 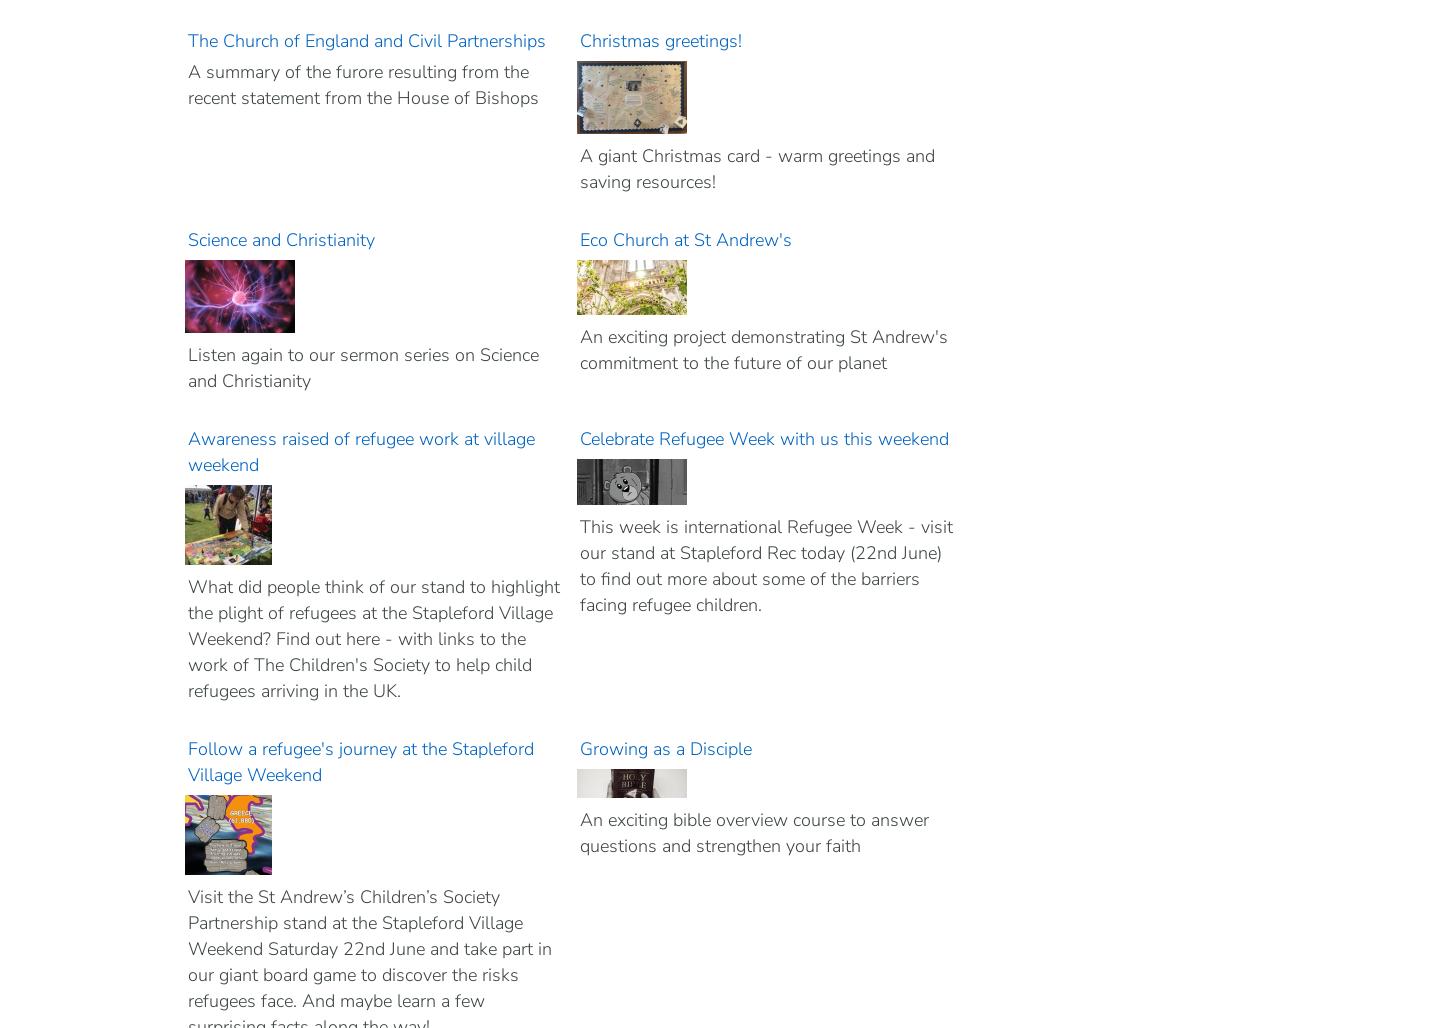 What do you see at coordinates (764, 566) in the screenshot?
I see `'This week is international Refugee Week - visit our stand at Stapleford Rec today (22nd June) to find out more about some of the barriers facing refugee children.'` at bounding box center [764, 566].